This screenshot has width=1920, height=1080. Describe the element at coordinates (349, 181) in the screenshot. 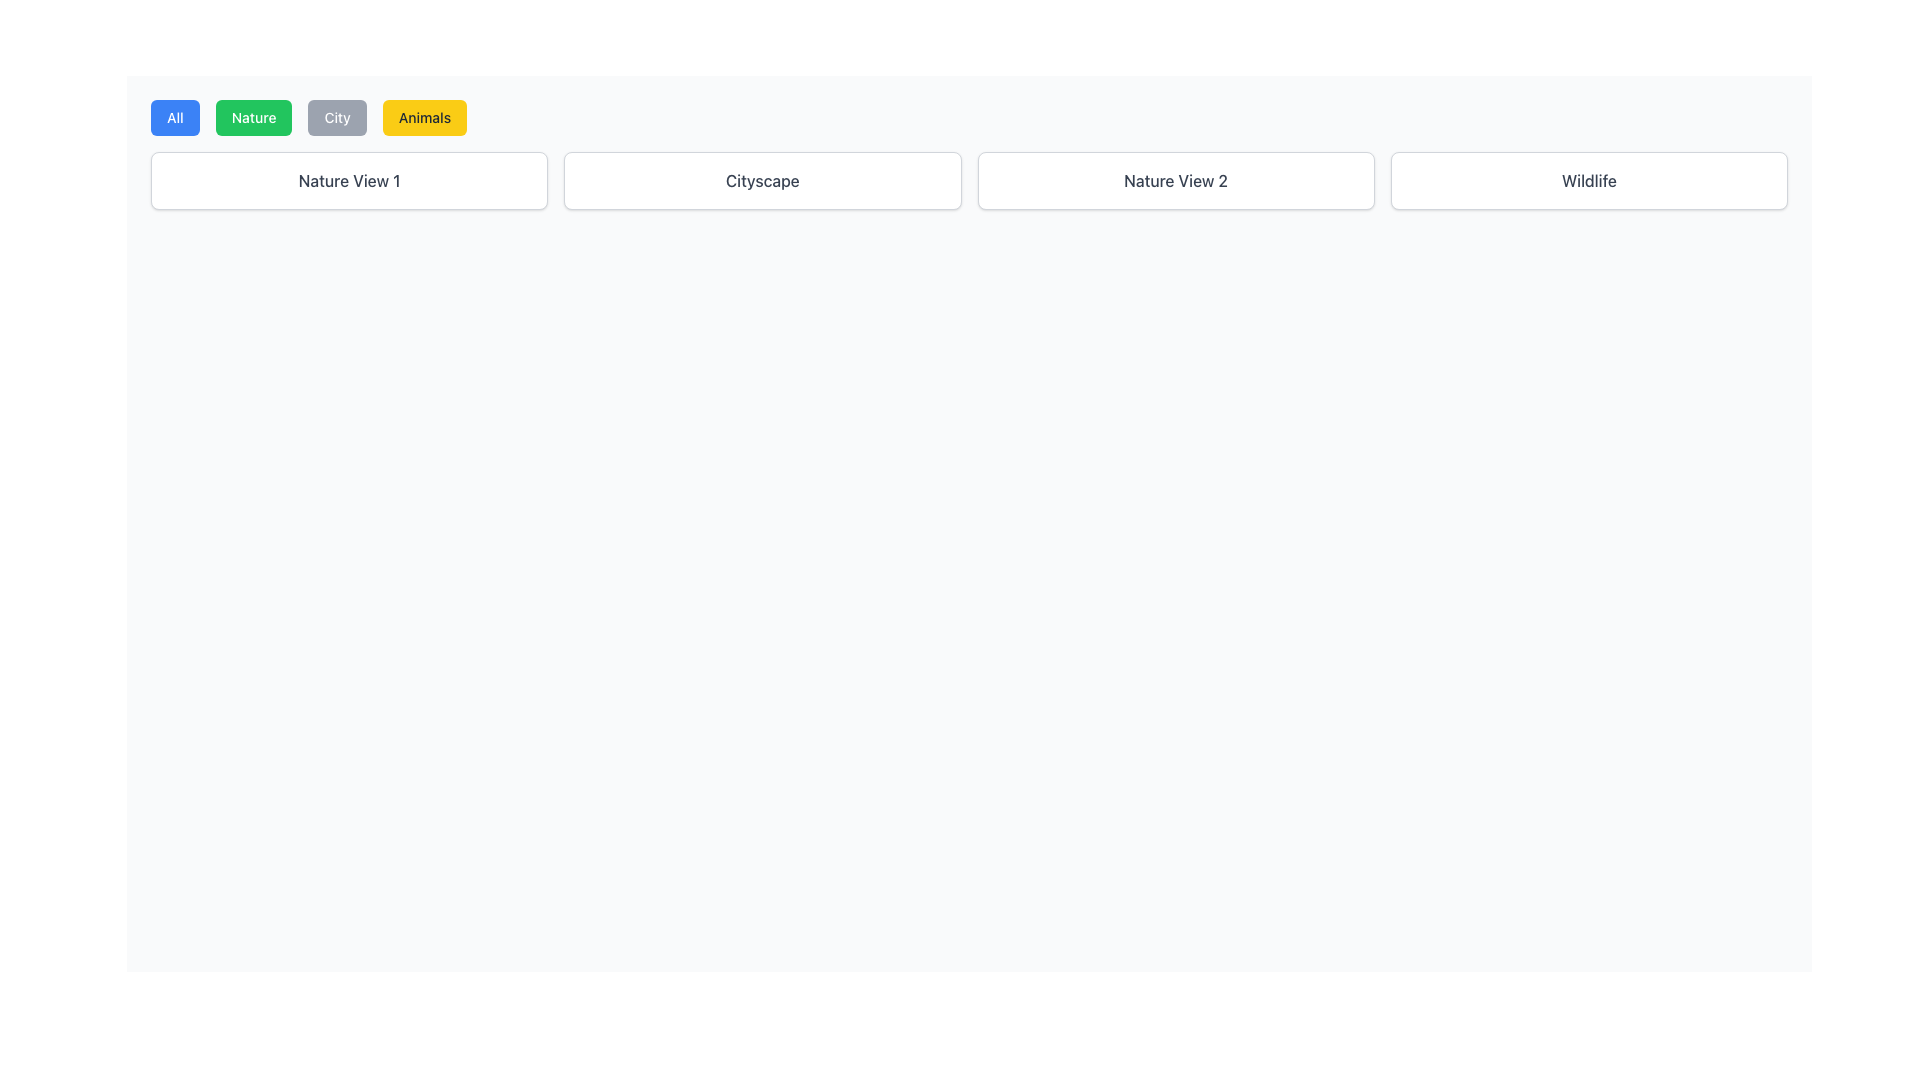

I see `the 'Nature View 1' label card located at the top-left of the grid layout, which is the first item displaying a labeled option` at that location.